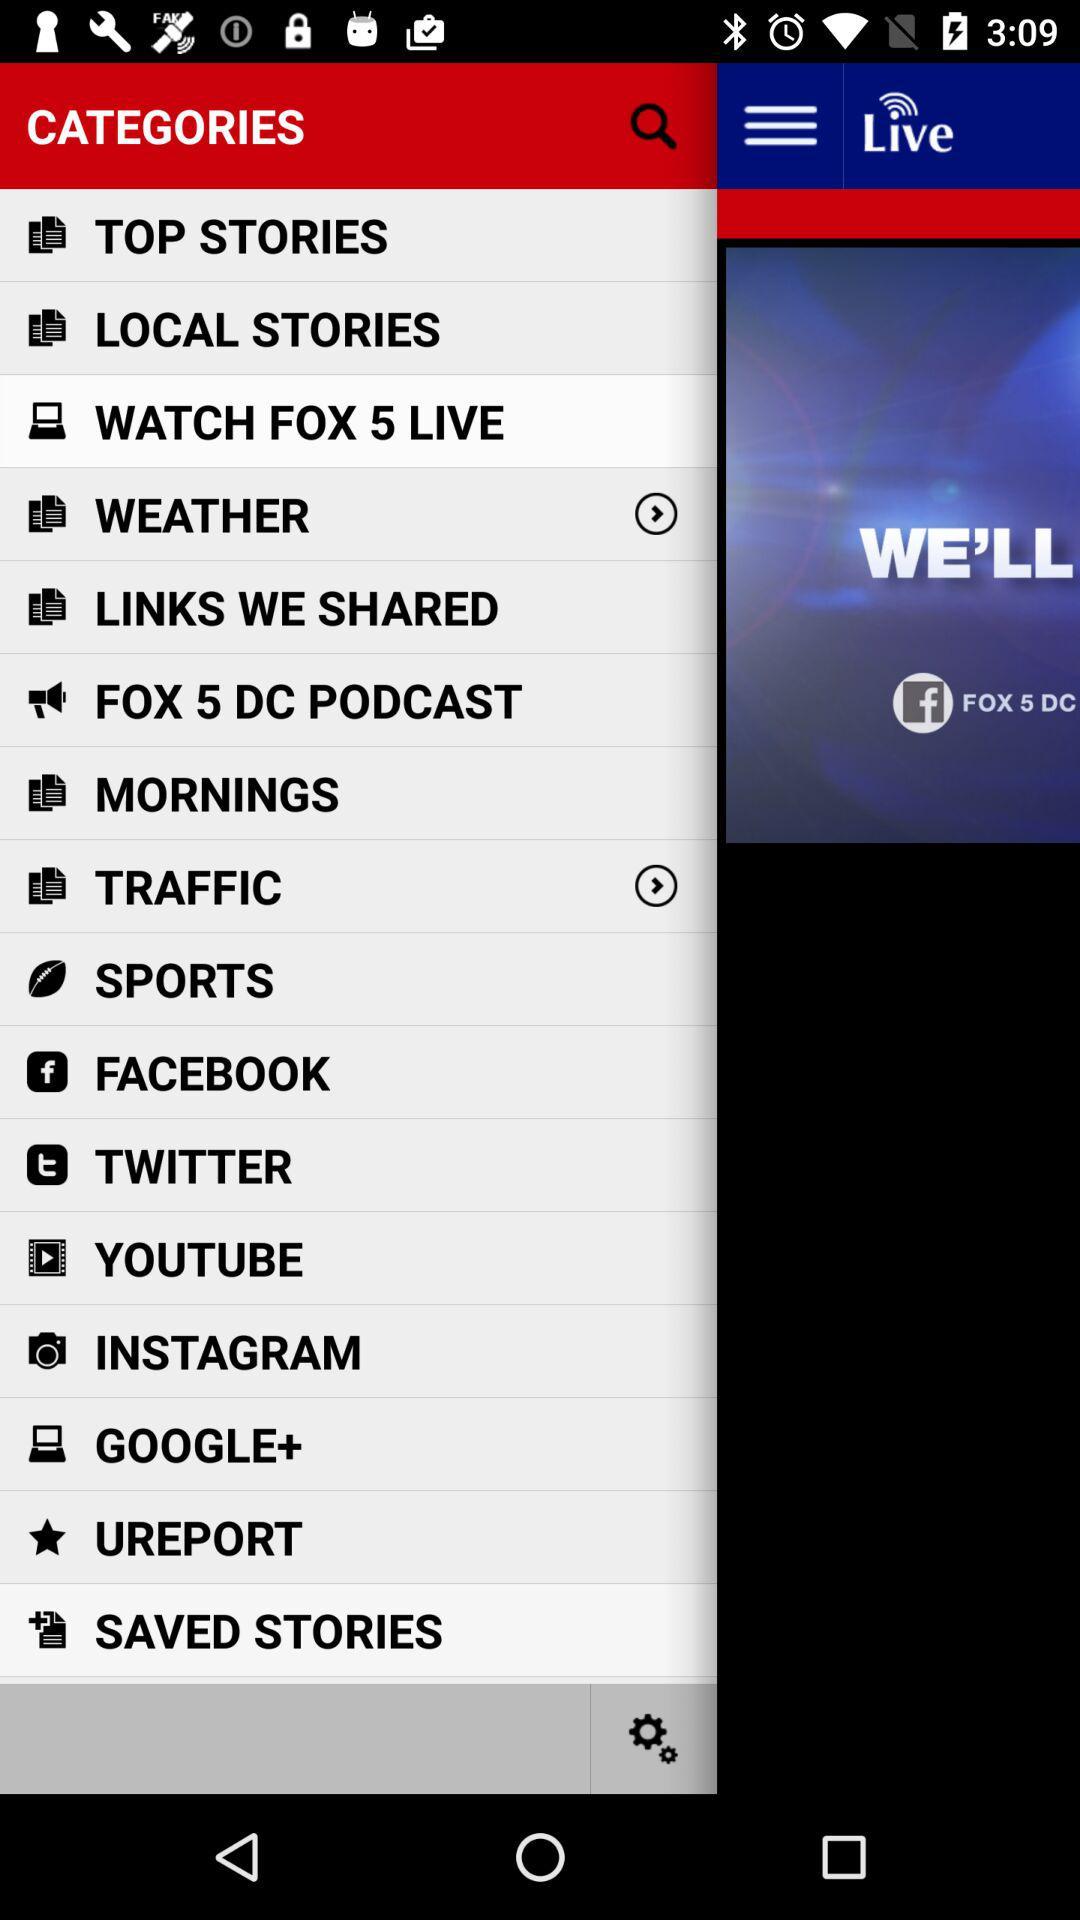 This screenshot has height=1920, width=1080. What do you see at coordinates (184, 979) in the screenshot?
I see `item below the traffic item` at bounding box center [184, 979].